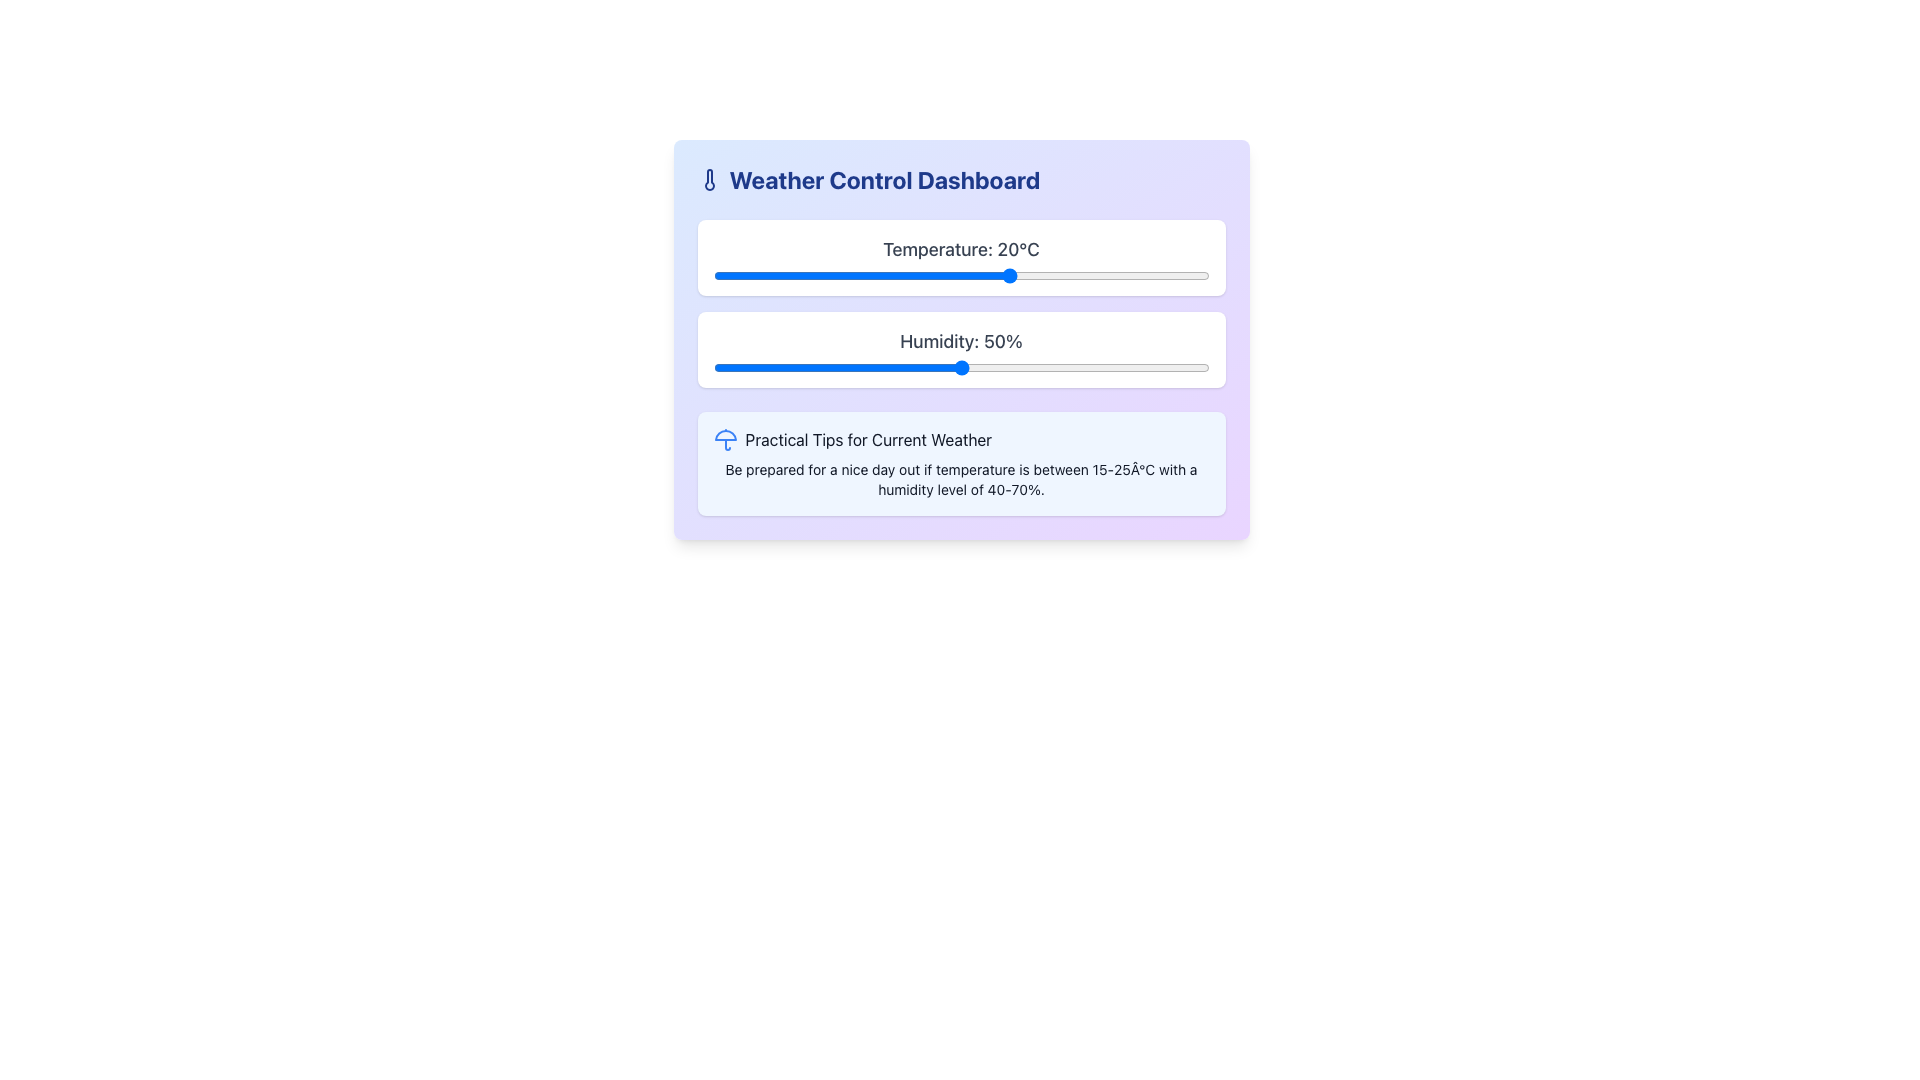 This screenshot has width=1920, height=1080. What do you see at coordinates (961, 341) in the screenshot?
I see `the text label displaying 'Humidity: 50%' which is centered above a gradient-colored slider in a white rounded box within a purple dashboard` at bounding box center [961, 341].